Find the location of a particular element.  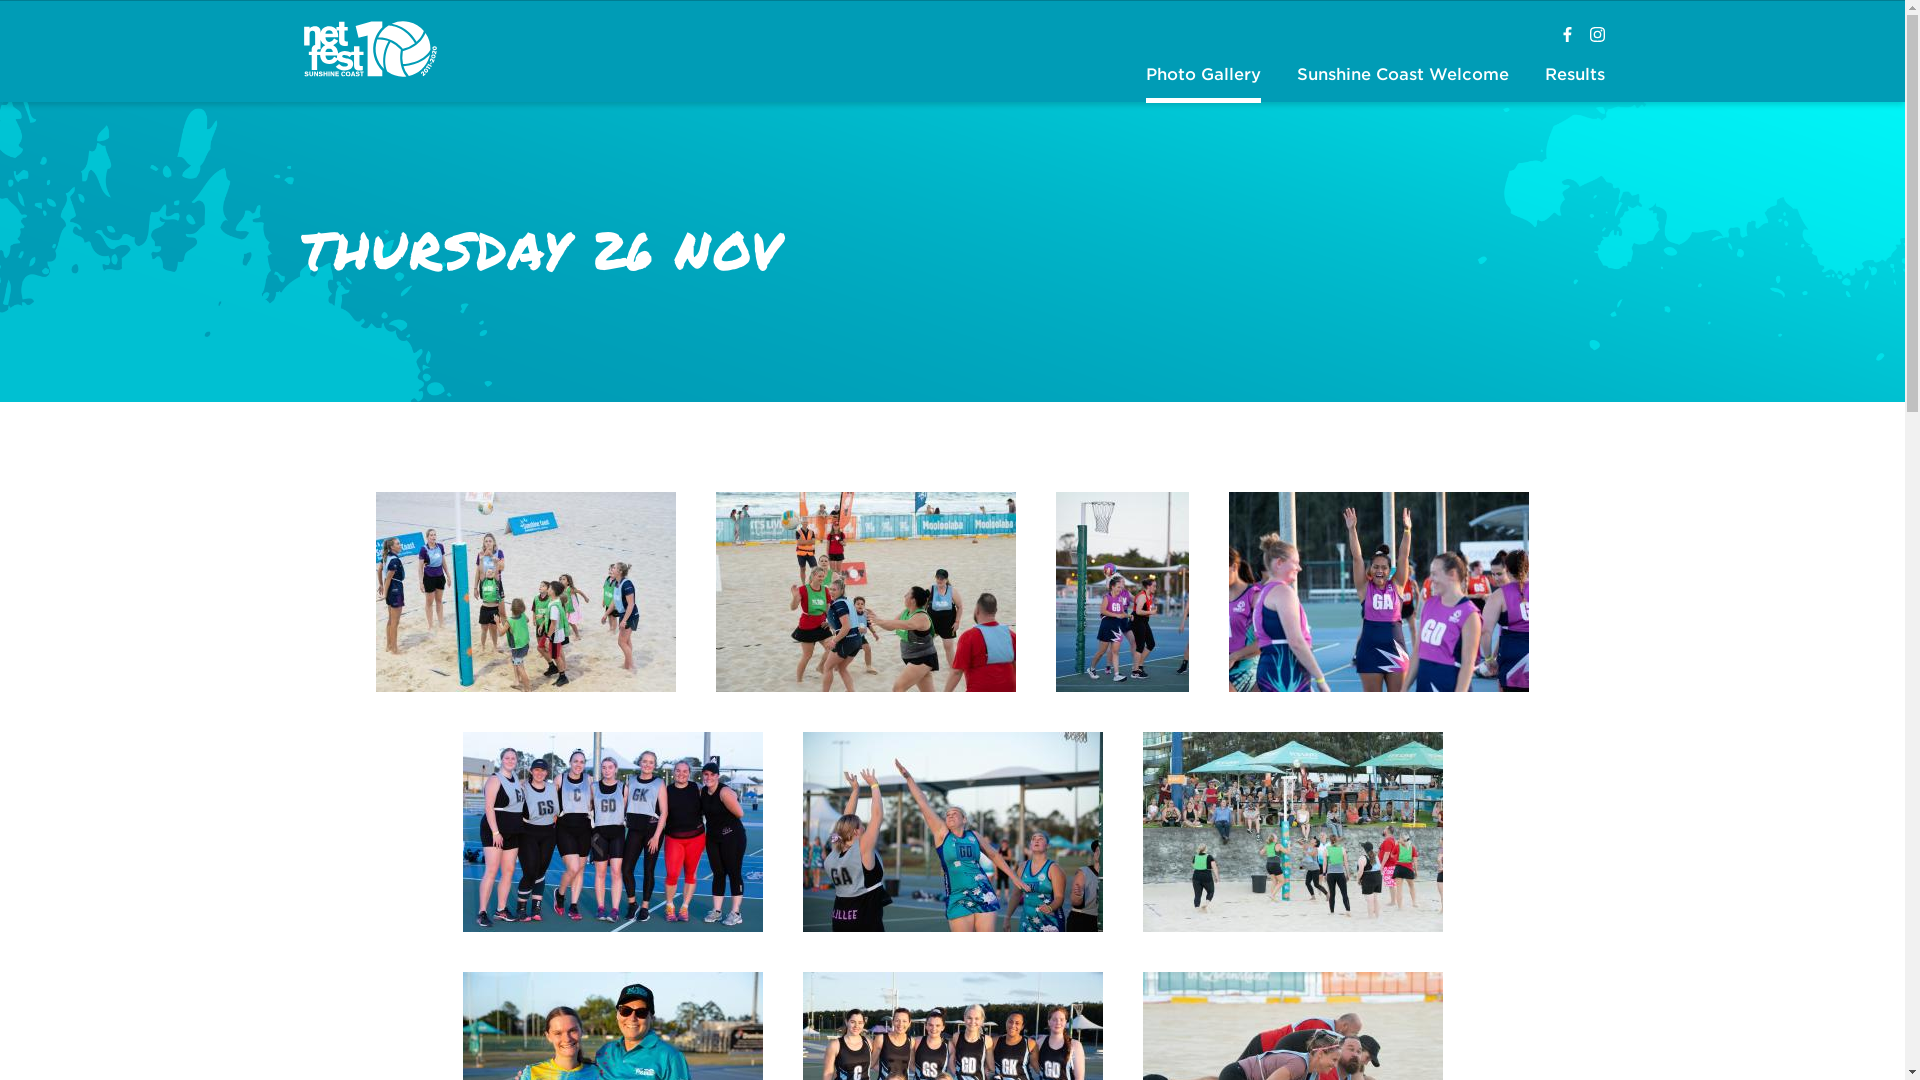

'Sunshine Coast Welcome' is located at coordinates (1401, 75).